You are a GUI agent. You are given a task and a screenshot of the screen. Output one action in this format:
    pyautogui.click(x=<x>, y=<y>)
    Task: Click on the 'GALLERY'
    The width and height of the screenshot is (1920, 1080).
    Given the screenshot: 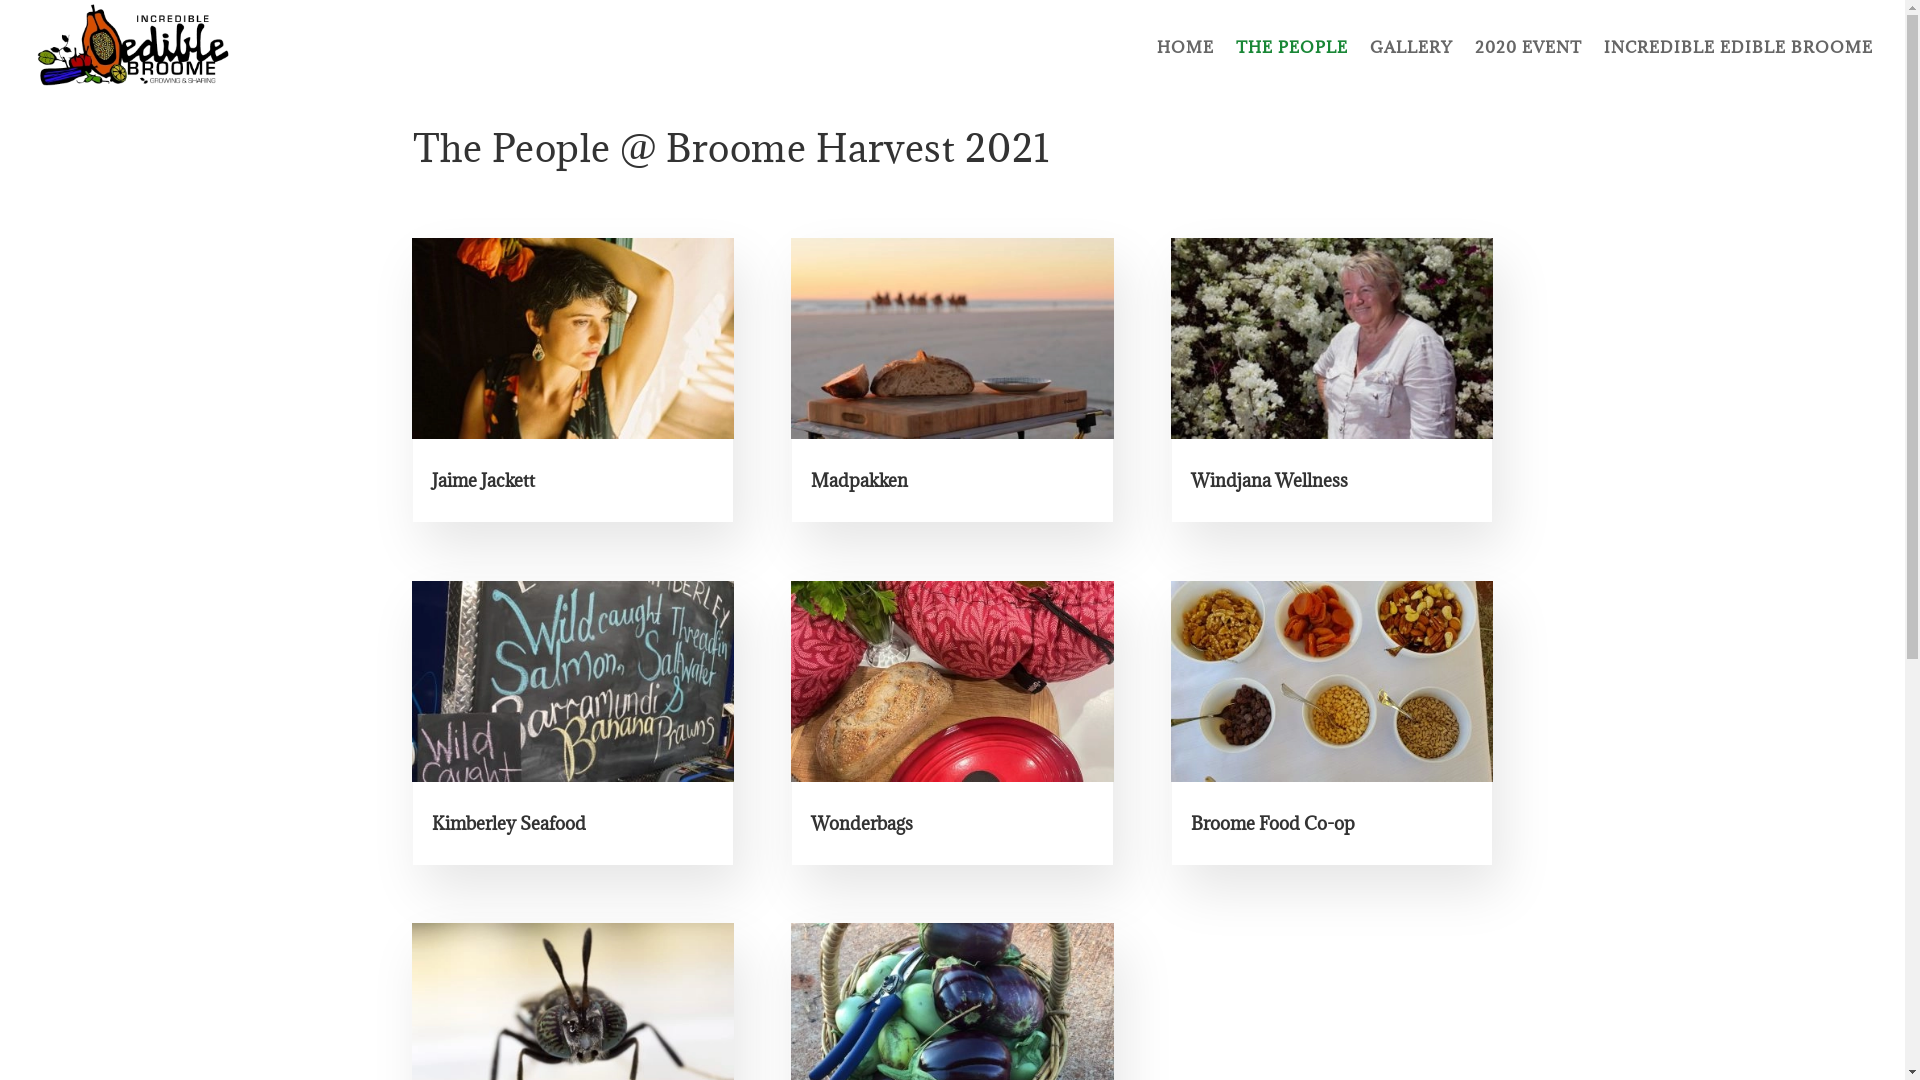 What is the action you would take?
    pyautogui.click(x=1410, y=65)
    